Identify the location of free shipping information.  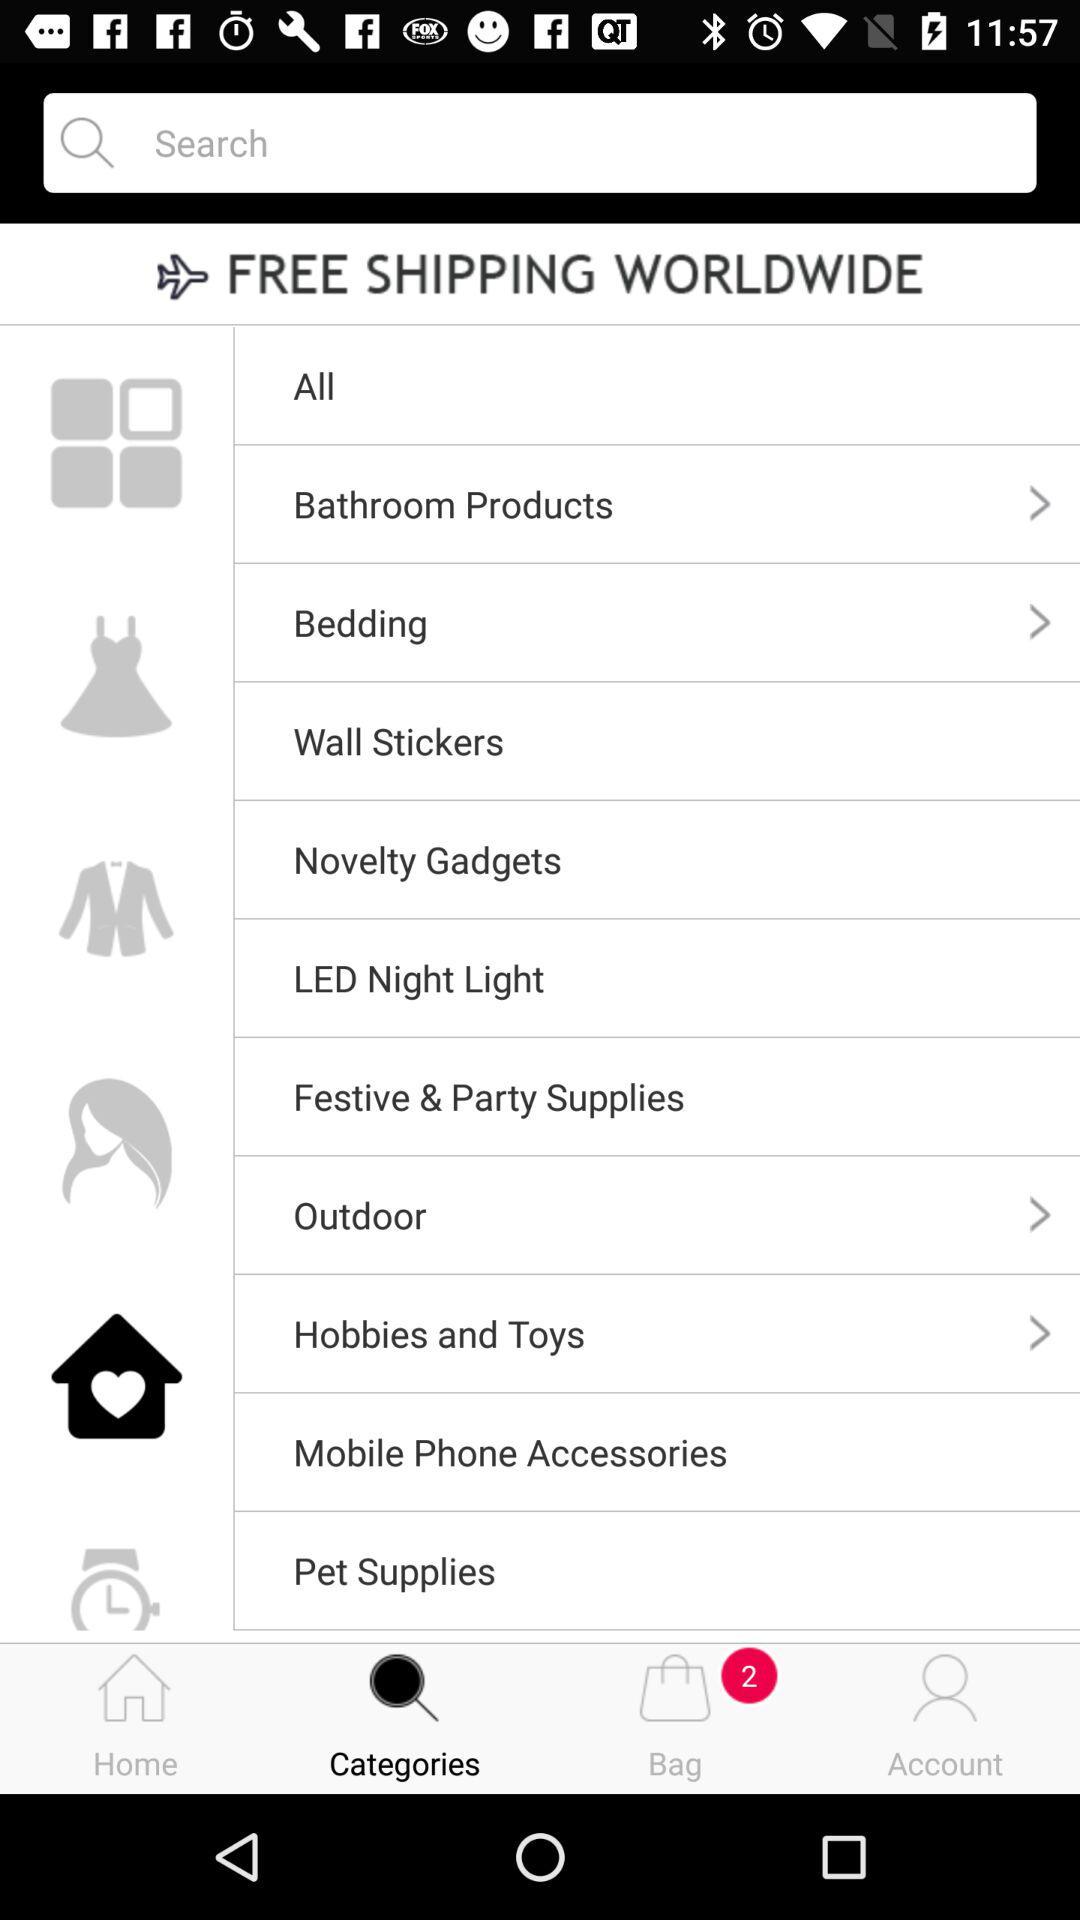
(540, 275).